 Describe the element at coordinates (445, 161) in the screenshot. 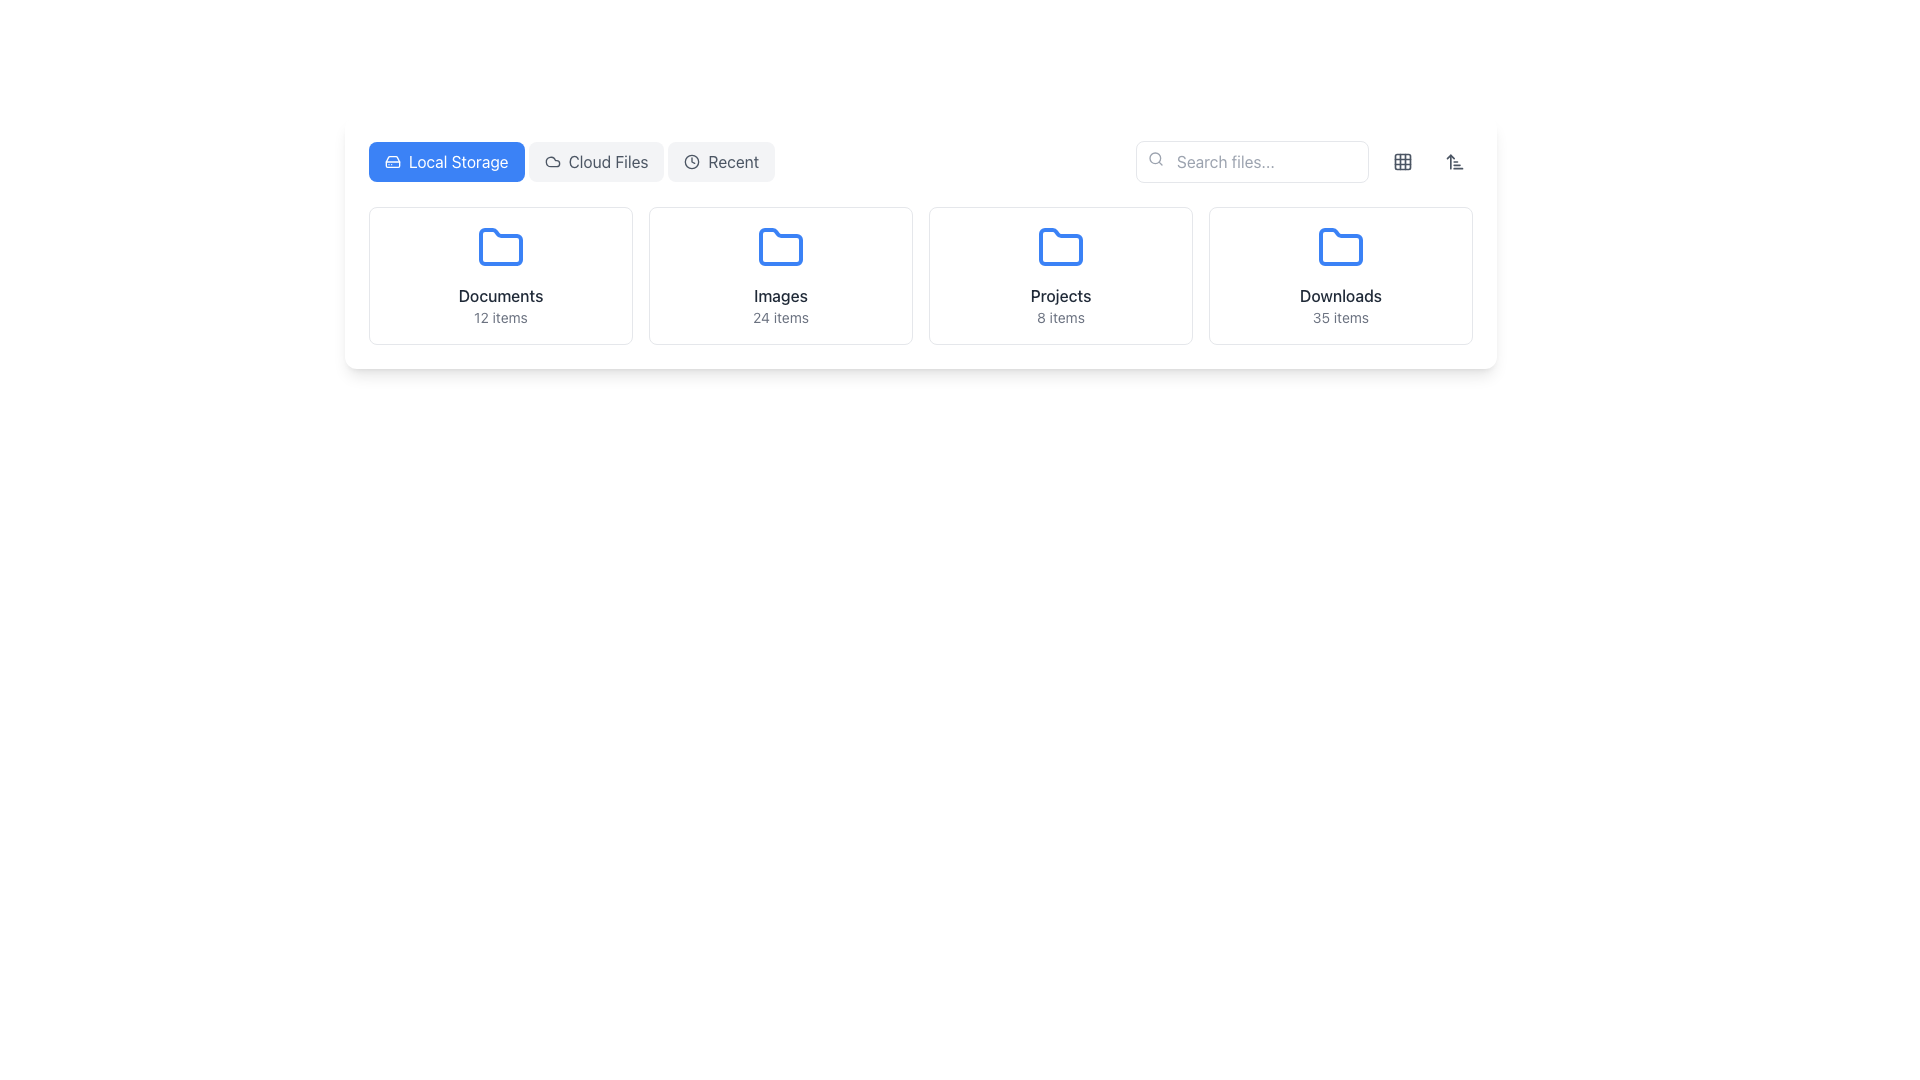

I see `the 'Local Storage' button, which is a blue rounded button with a hard drive icon and white text` at that location.